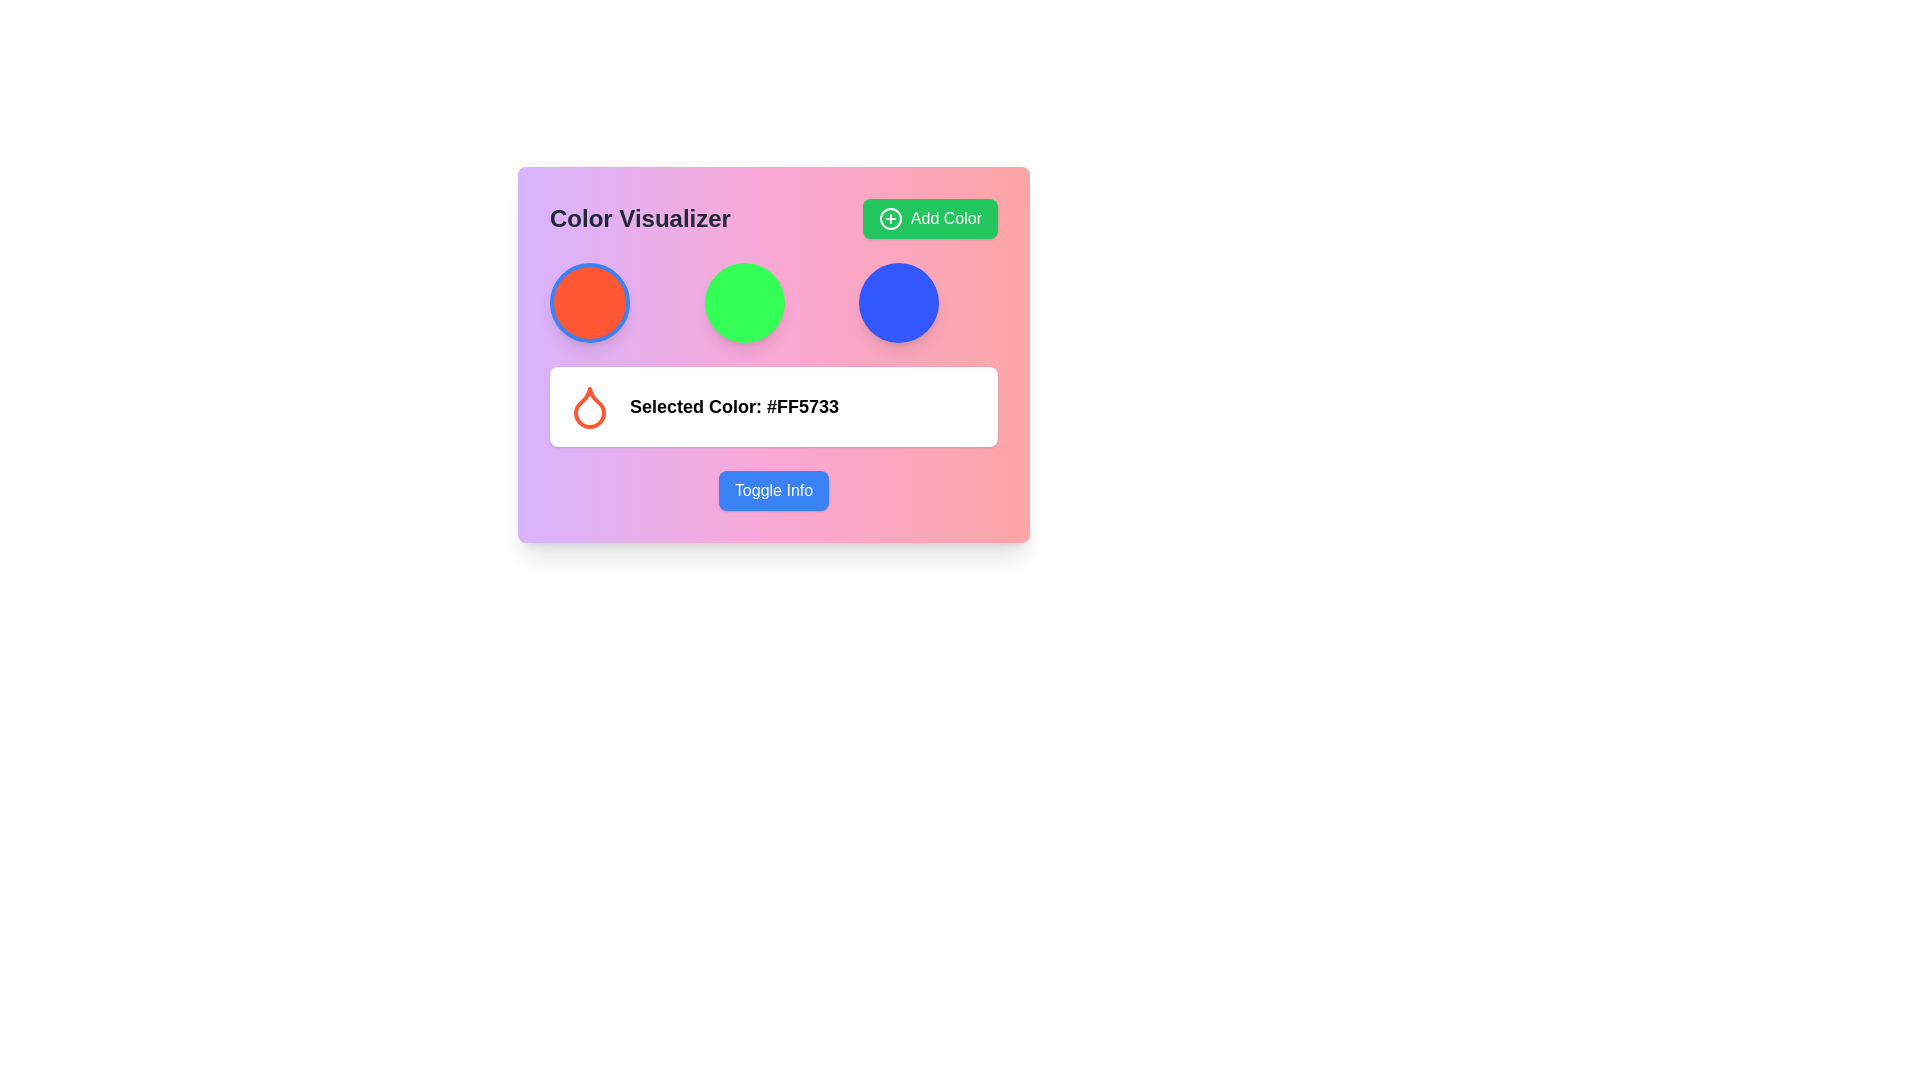  Describe the element at coordinates (898, 303) in the screenshot. I see `the circular blue button located on the far right of the row beneath the 'Add Color' button to trigger its visual effects` at that location.